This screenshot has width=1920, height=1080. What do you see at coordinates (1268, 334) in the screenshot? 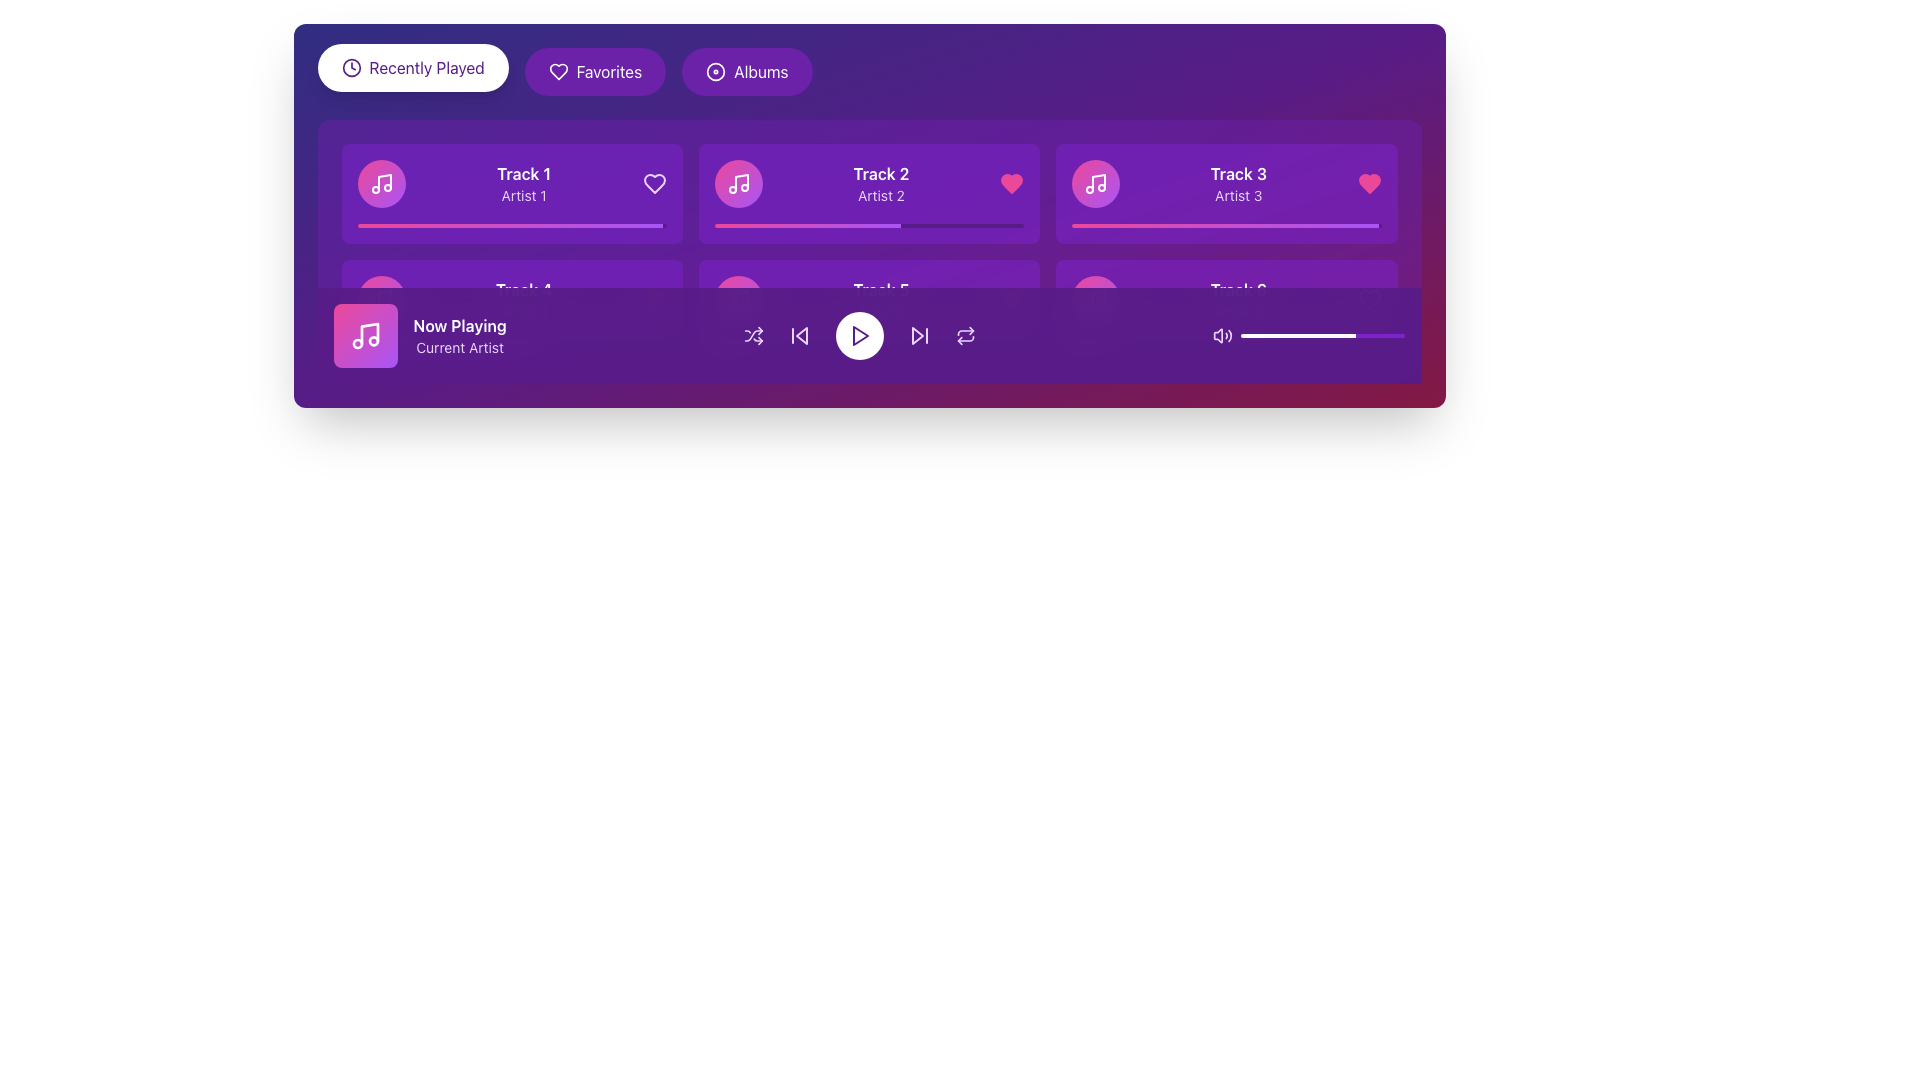
I see `the volume level` at bounding box center [1268, 334].